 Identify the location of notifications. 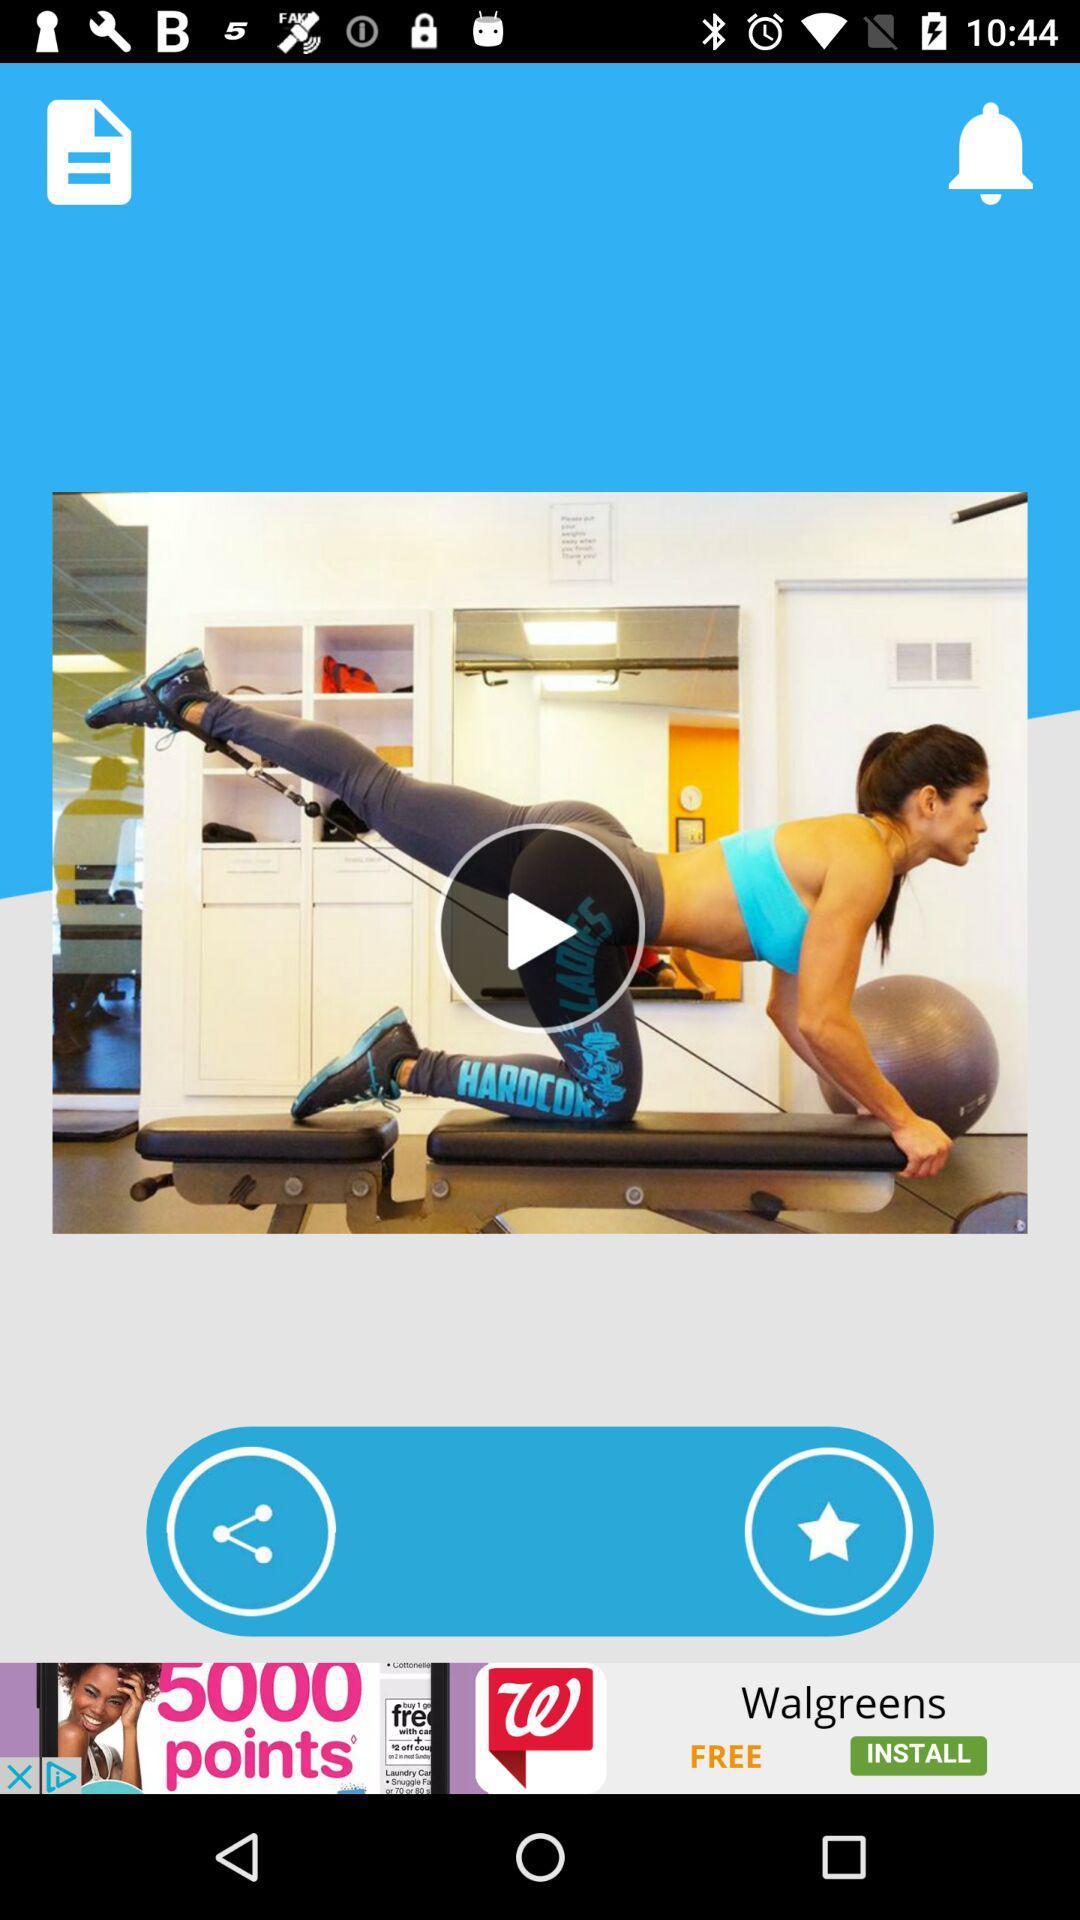
(990, 151).